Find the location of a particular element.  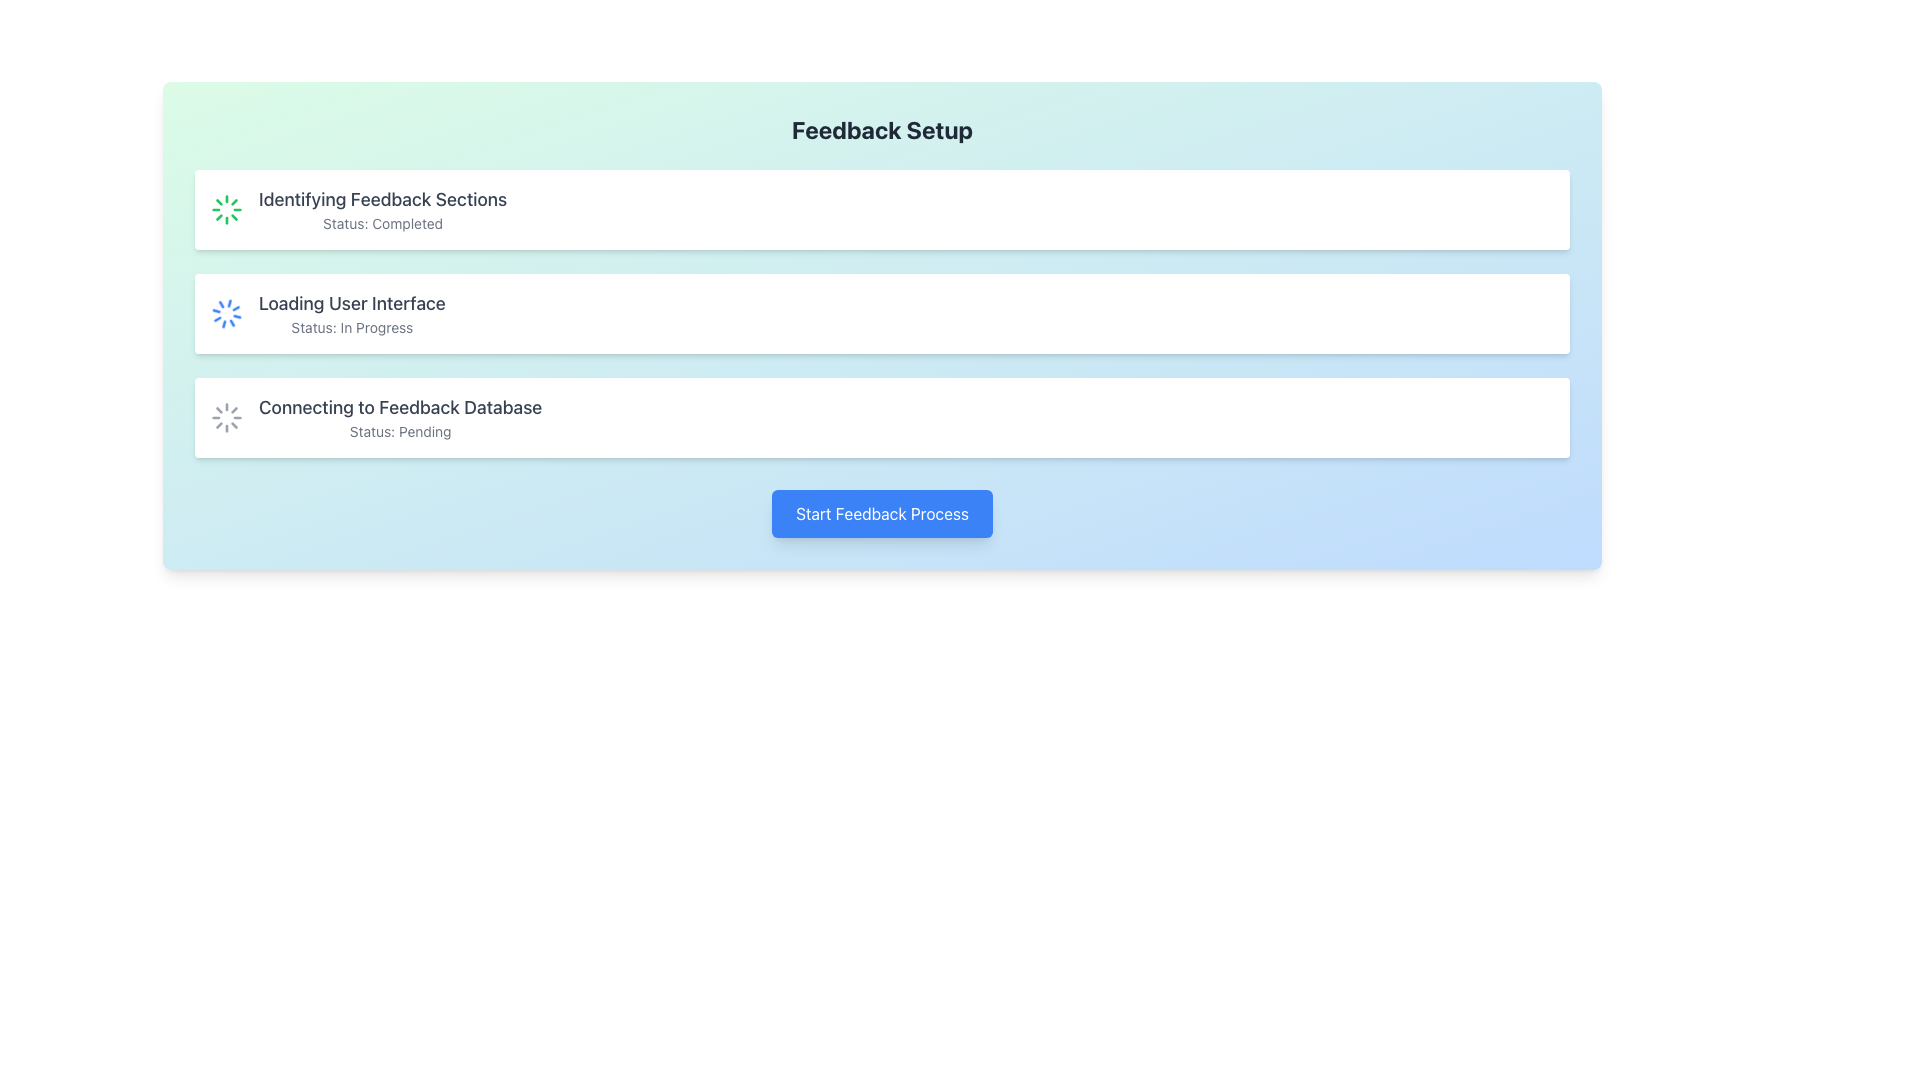

the multi-line informational text block displaying 'Connecting to Feedback Database' and 'Status: Pending', which is the third element in a vertical sequence of process steps is located at coordinates (400, 416).